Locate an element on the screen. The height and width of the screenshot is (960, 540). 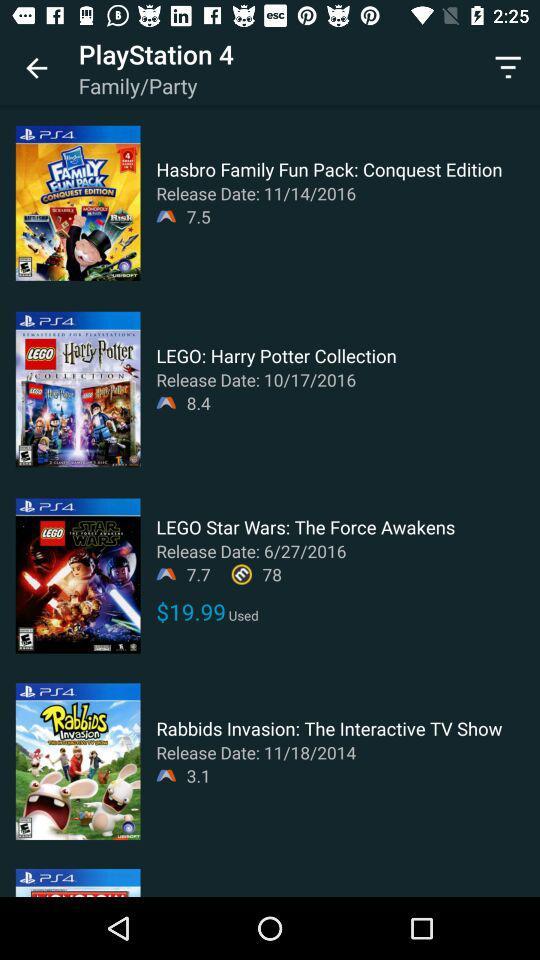
app to the left of playstation 4 is located at coordinates (36, 68).